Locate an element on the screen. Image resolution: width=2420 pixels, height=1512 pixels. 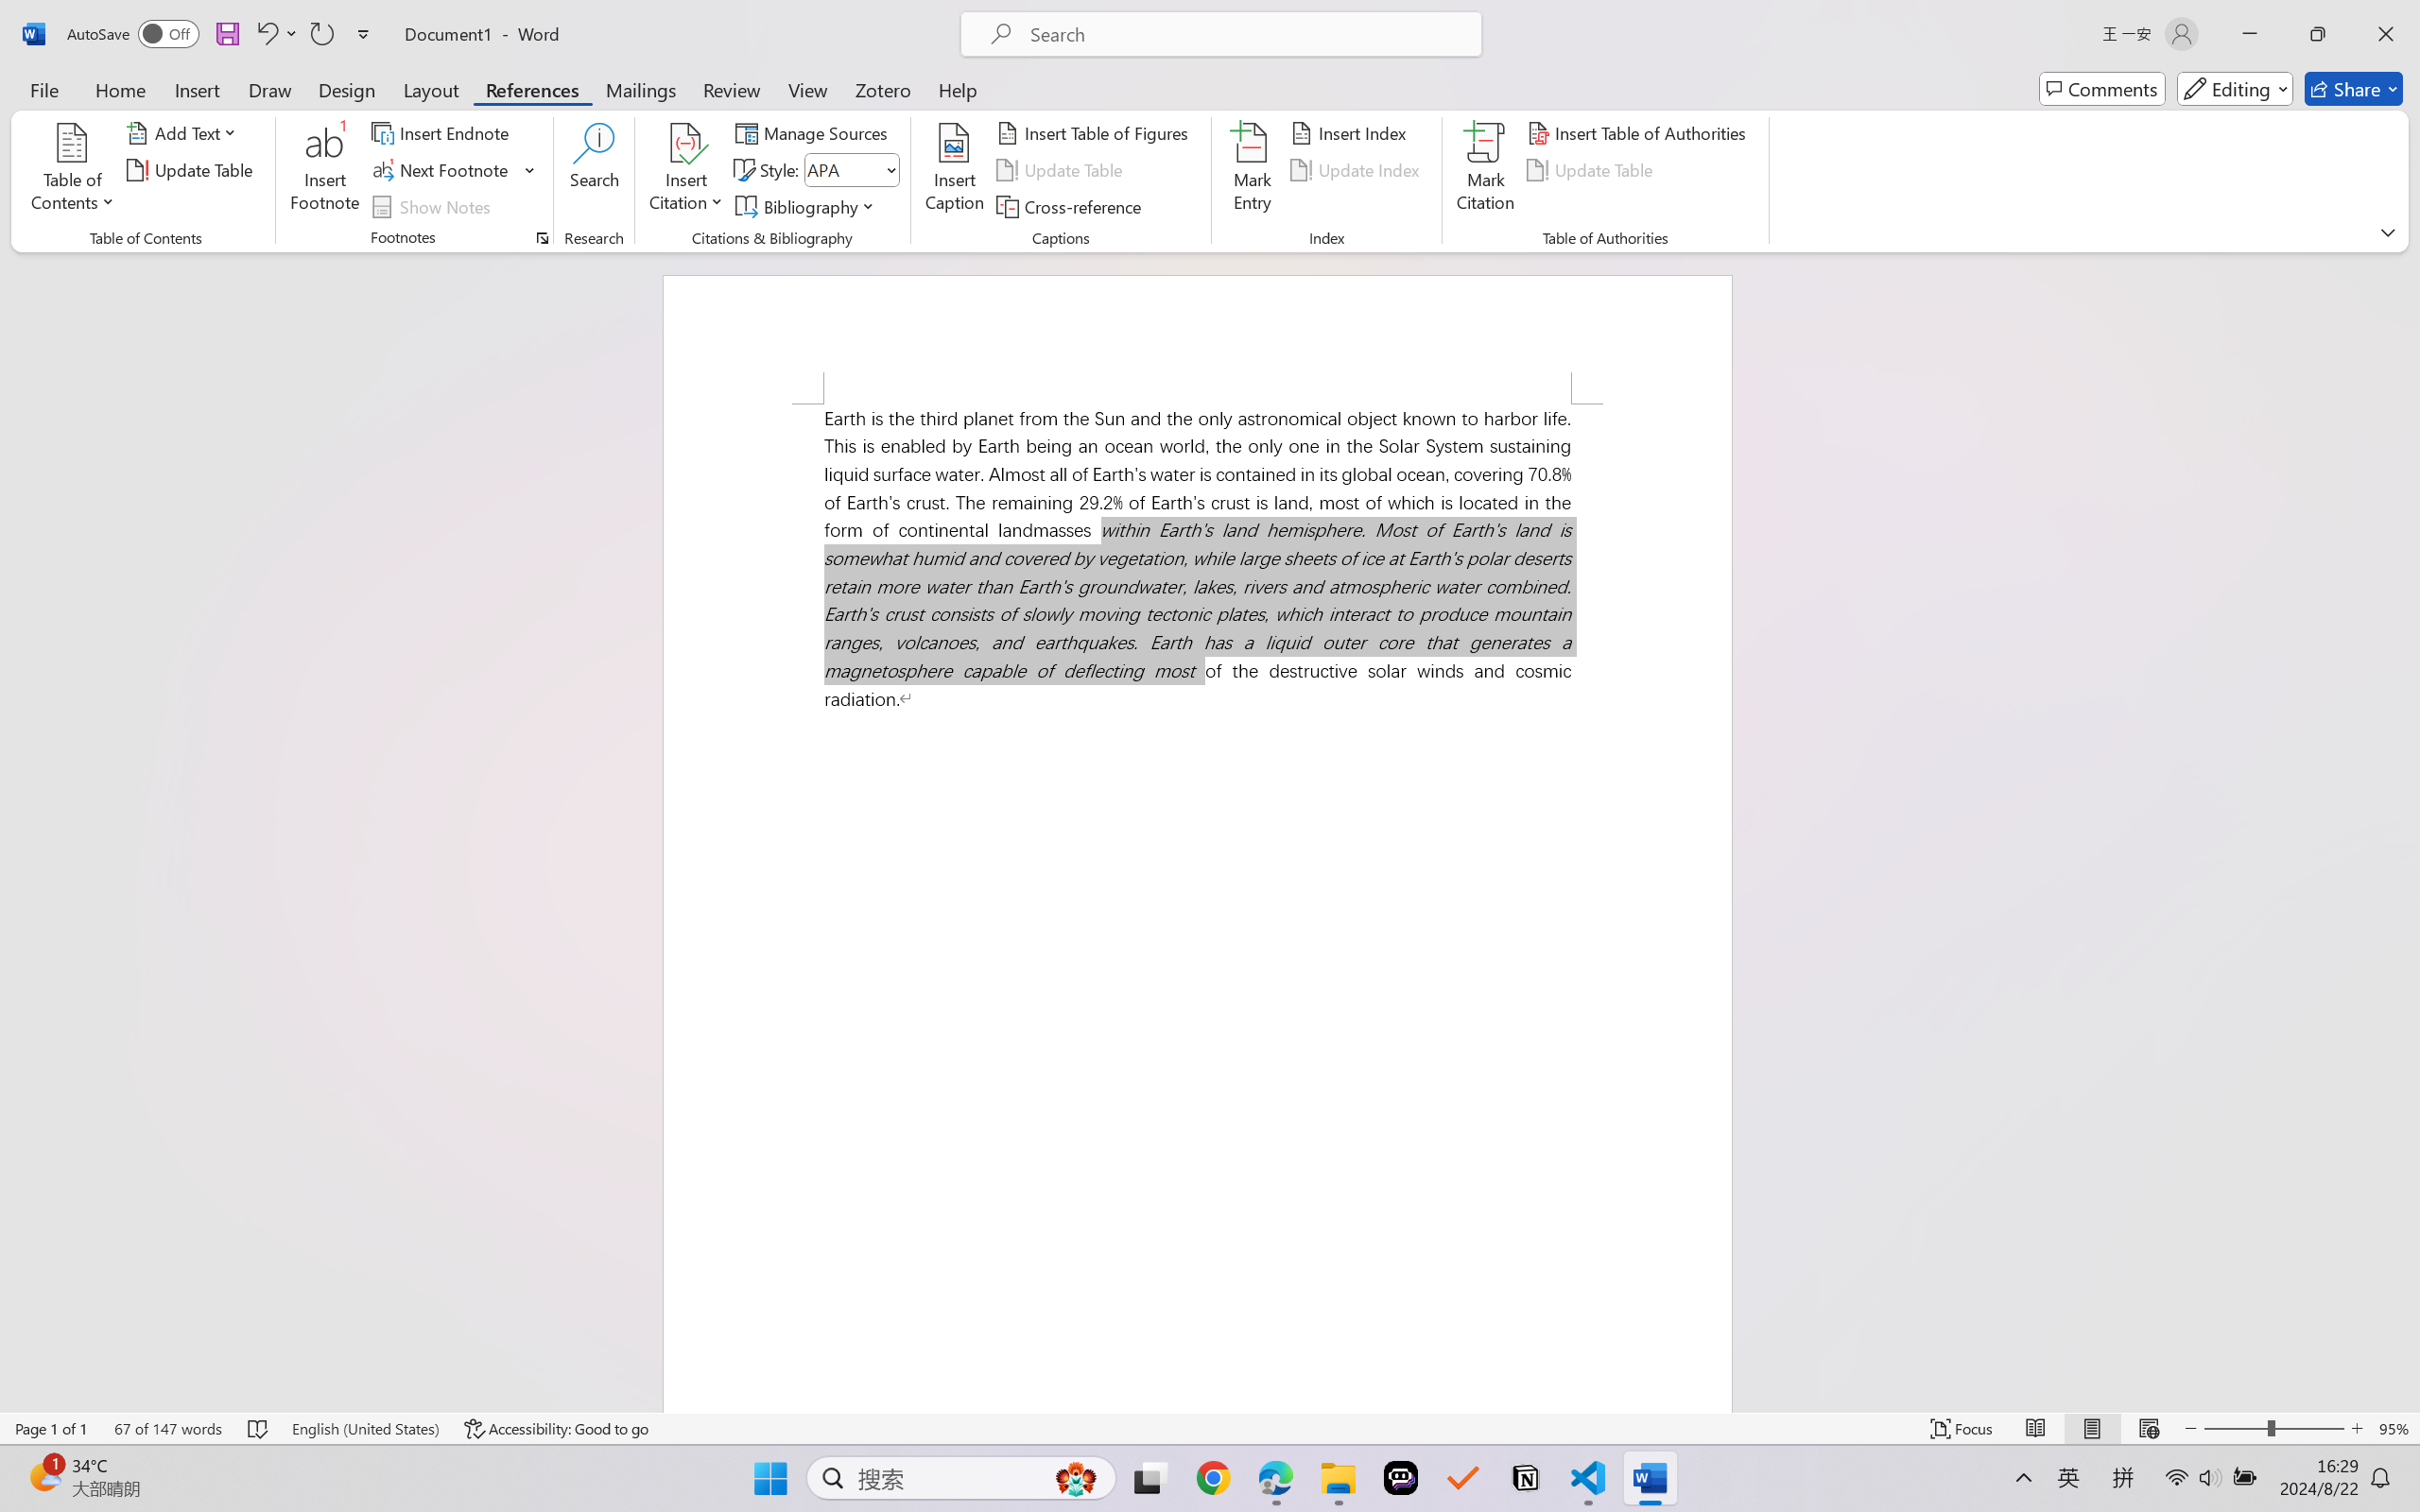
'Undo Italic' is located at coordinates (274, 33).